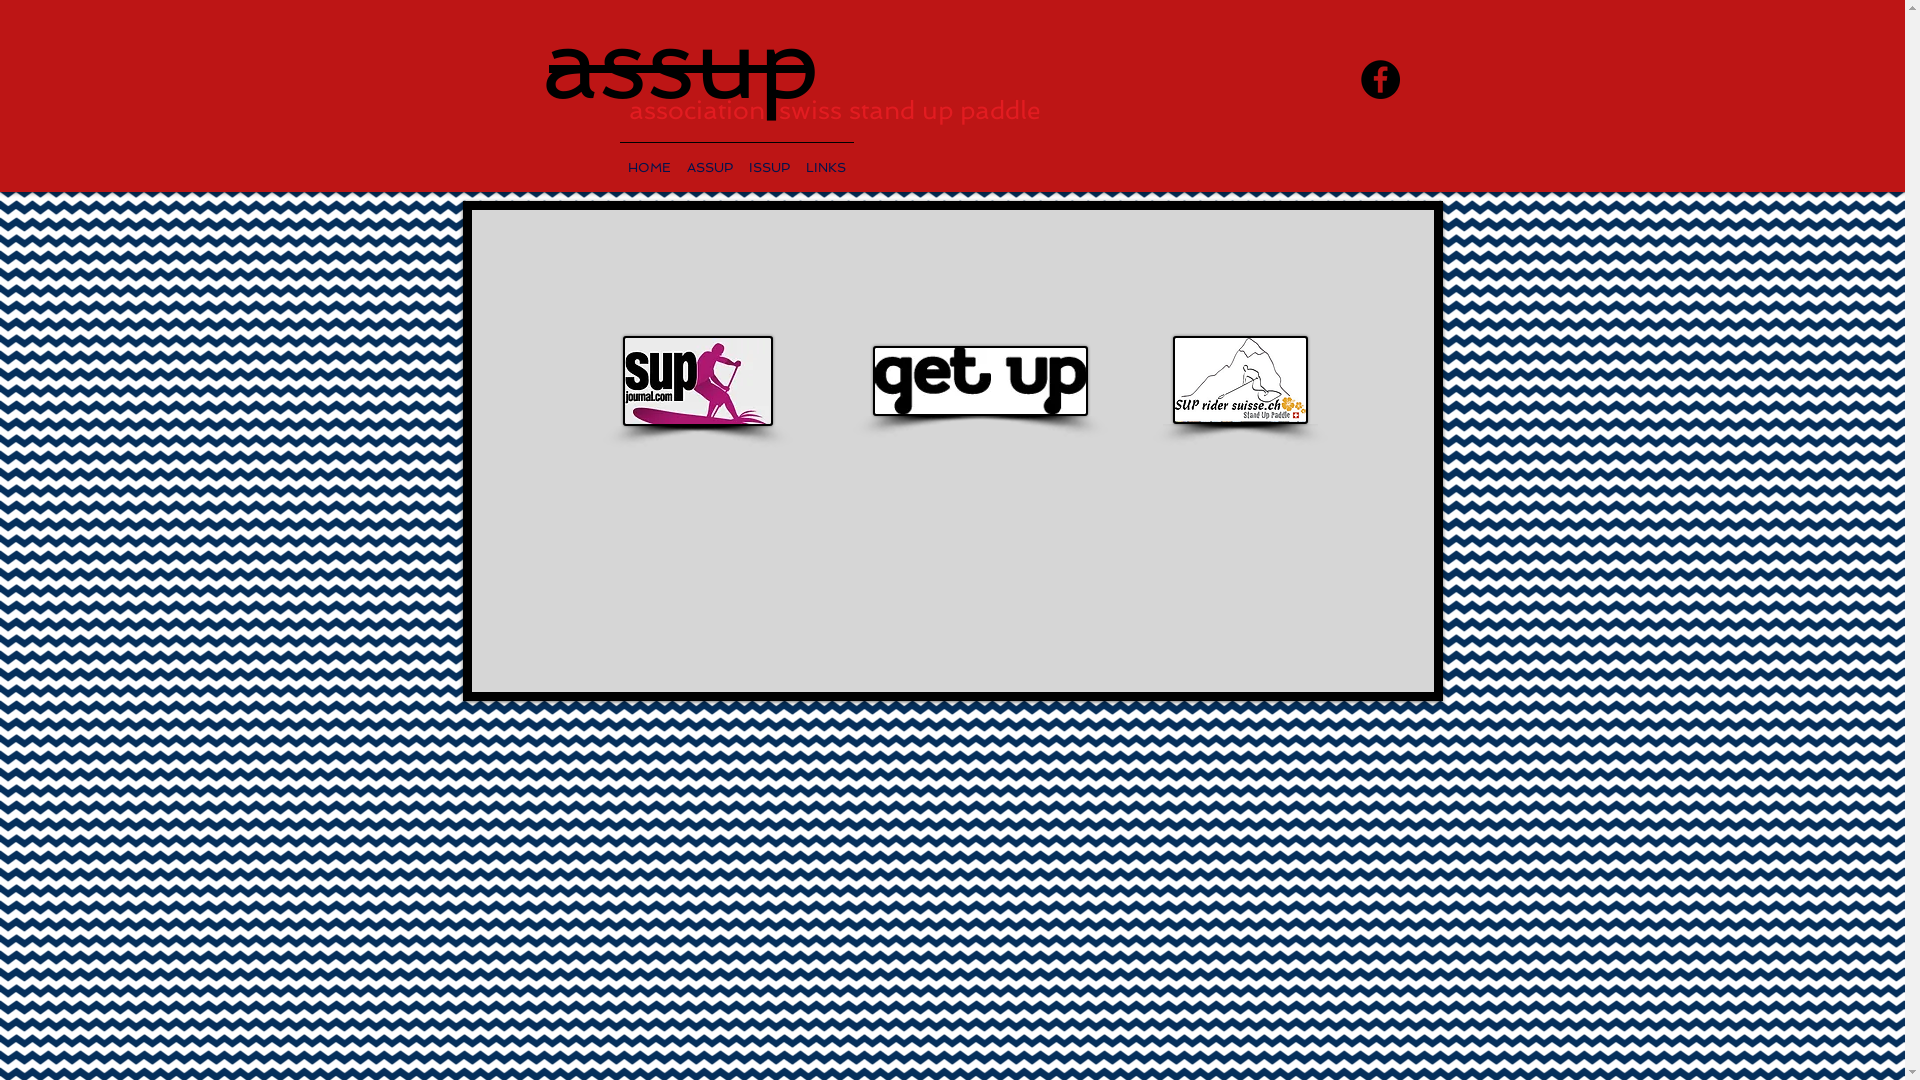 The height and width of the screenshot is (1080, 1920). Describe the element at coordinates (825, 157) in the screenshot. I see `'LINKS'` at that location.